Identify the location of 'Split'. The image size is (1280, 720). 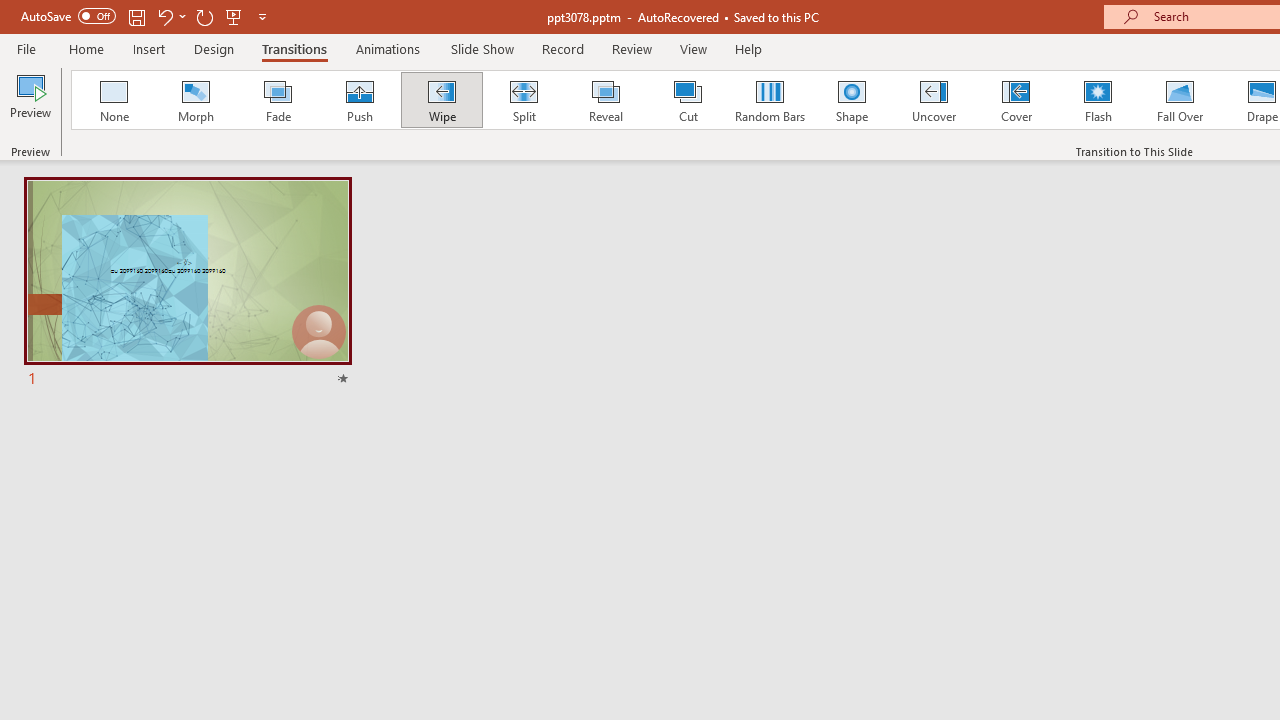
(523, 100).